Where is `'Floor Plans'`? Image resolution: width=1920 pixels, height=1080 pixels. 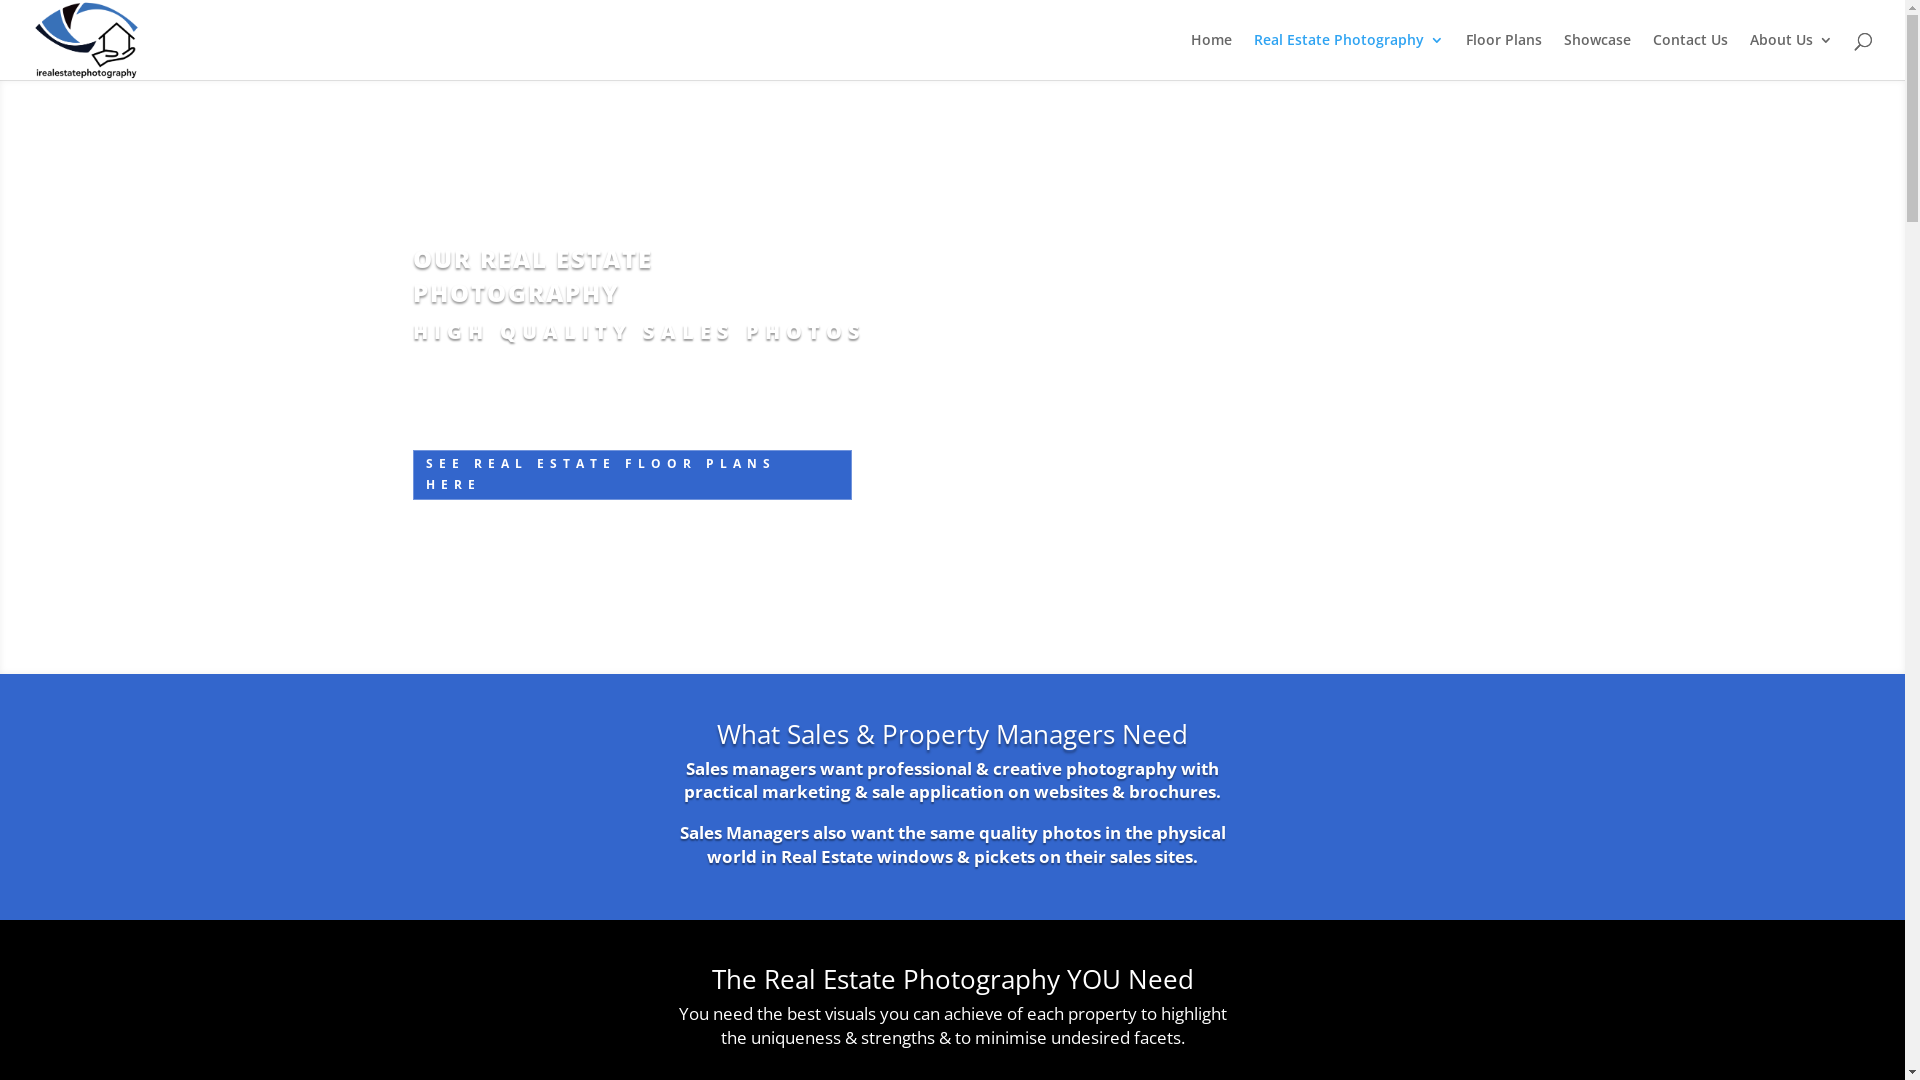 'Floor Plans' is located at coordinates (1503, 55).